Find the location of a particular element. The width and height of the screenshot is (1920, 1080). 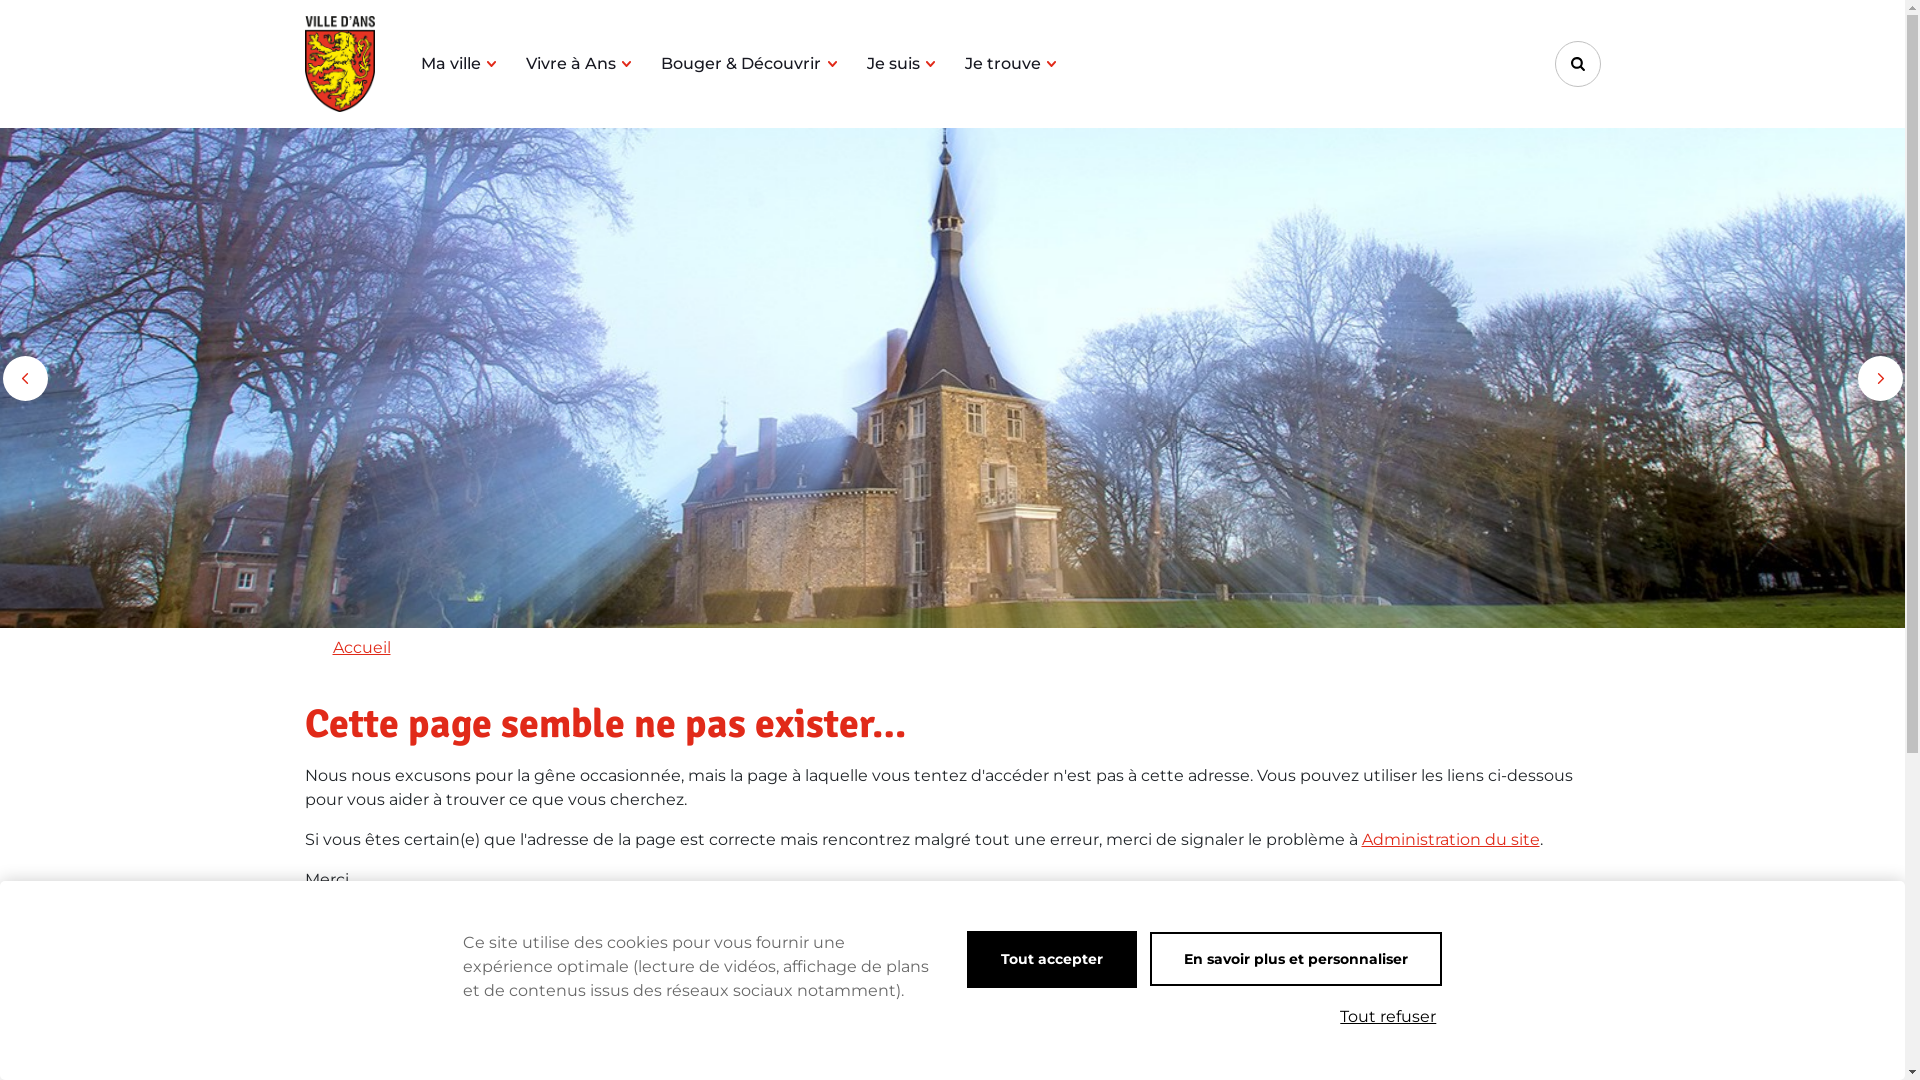

'Accueil' is located at coordinates (360, 647).